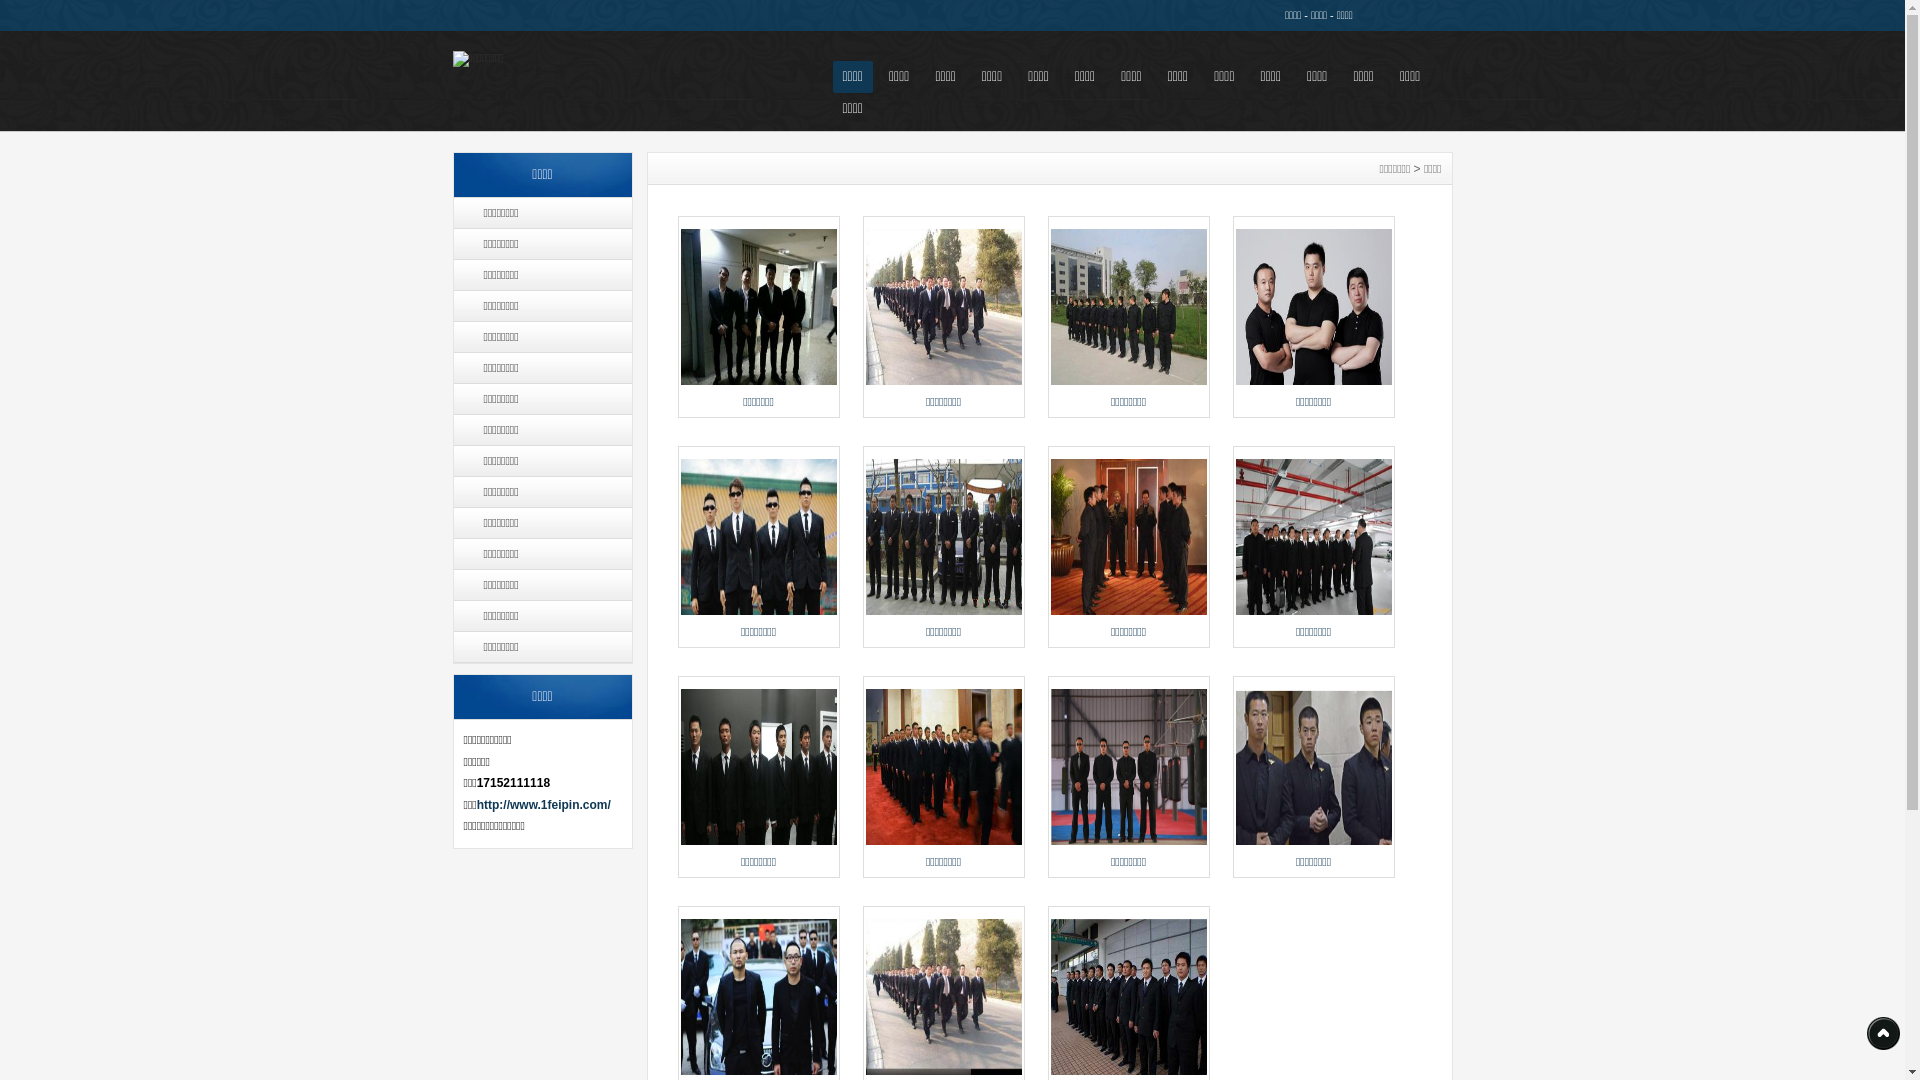  I want to click on 'http://www.1feipin.com/', so click(543, 804).